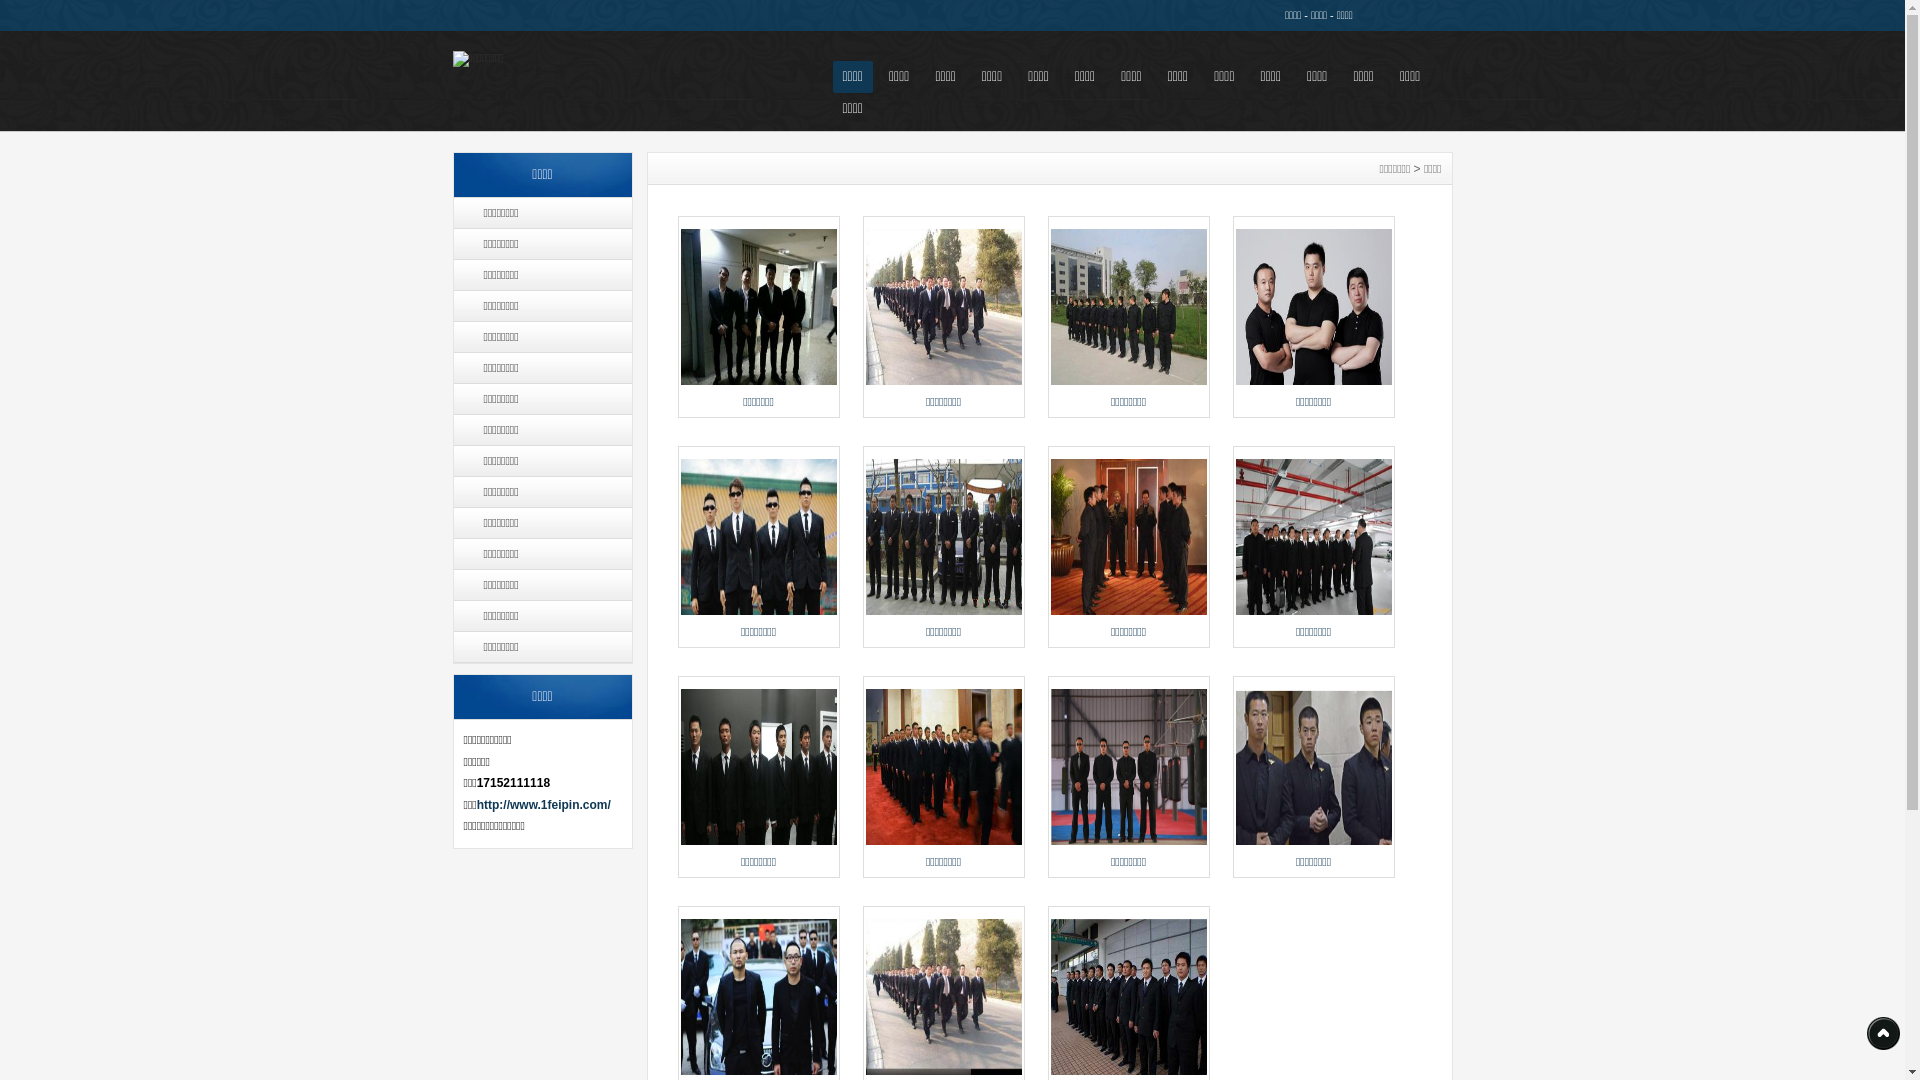  I want to click on 'http://www.1feipin.com/', so click(543, 804).